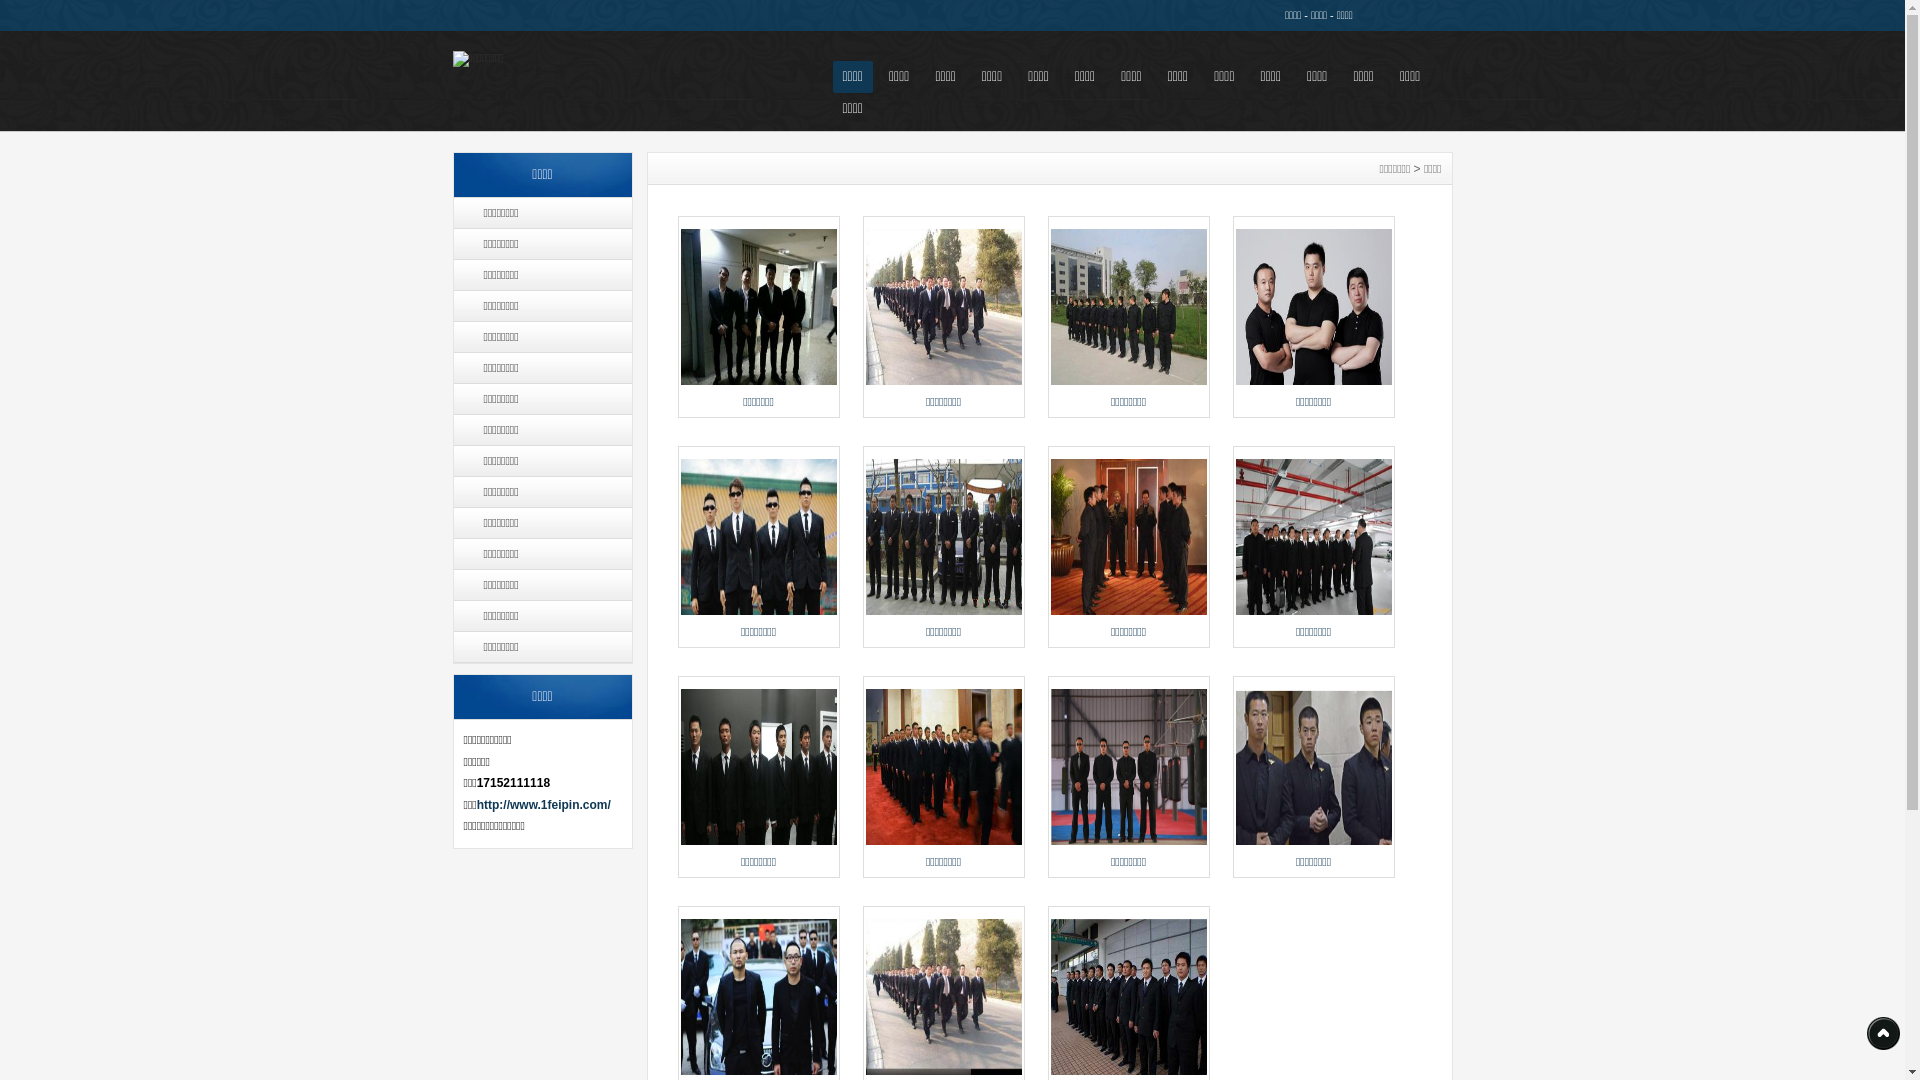  I want to click on 'http://www.1feipin.com/', so click(543, 804).